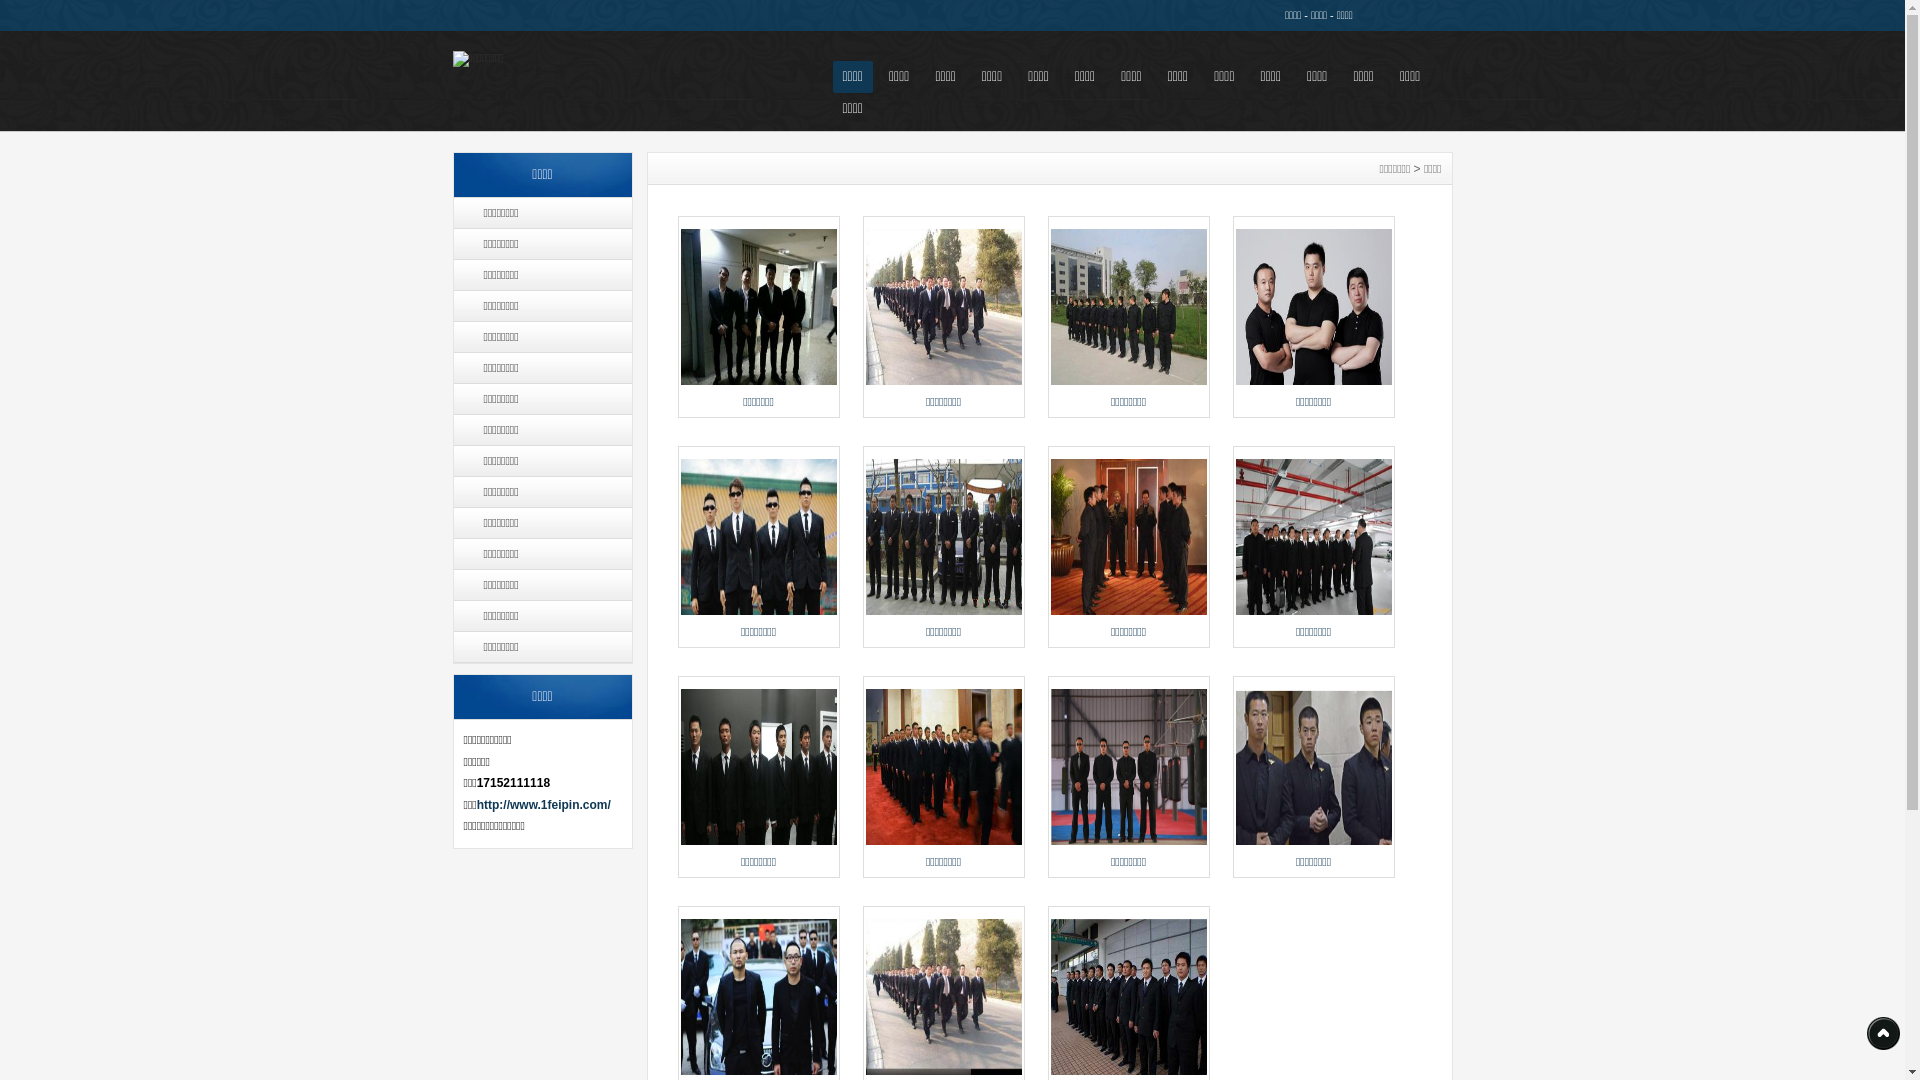  I want to click on 'http://www.1feipin.com/', so click(543, 804).